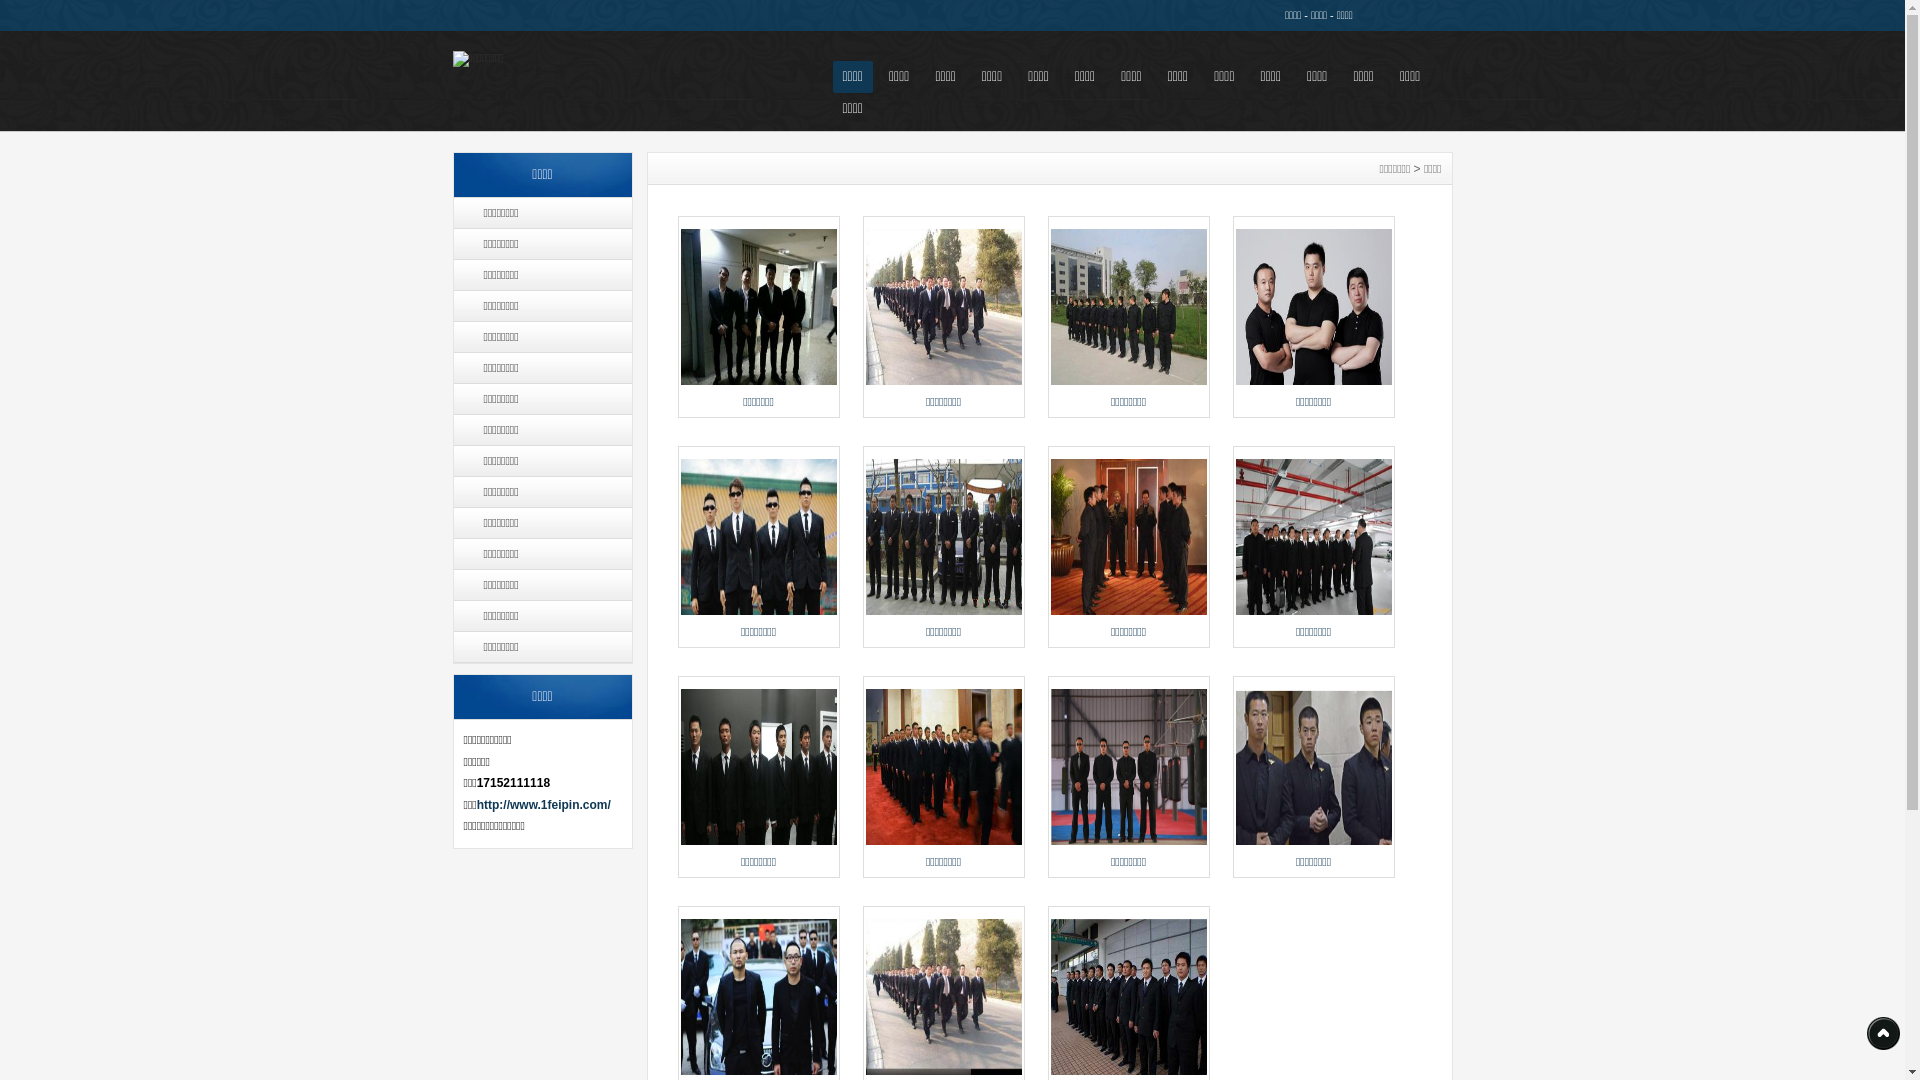  I want to click on 'http://www.1feipin.com/', so click(543, 804).